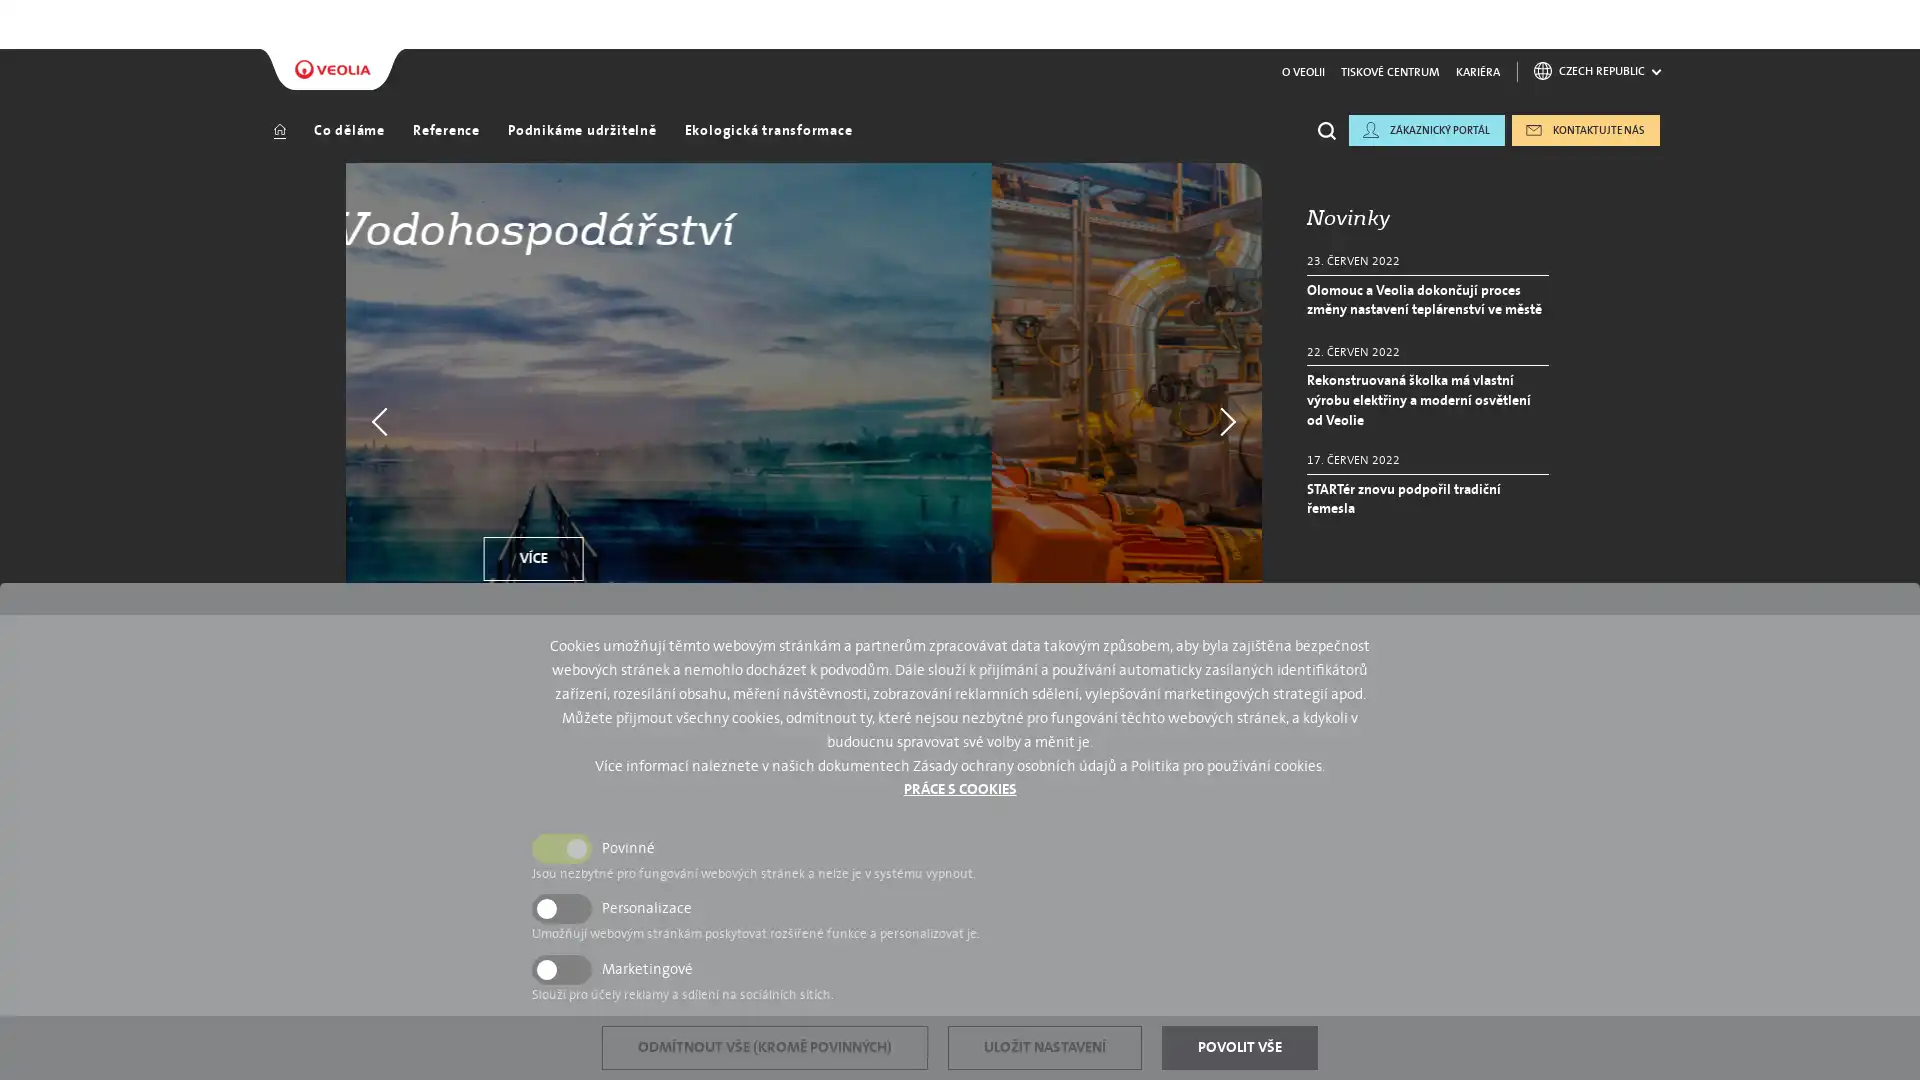  What do you see at coordinates (1044, 1047) in the screenshot?
I see `ULOZIT NASTAVENI` at bounding box center [1044, 1047].